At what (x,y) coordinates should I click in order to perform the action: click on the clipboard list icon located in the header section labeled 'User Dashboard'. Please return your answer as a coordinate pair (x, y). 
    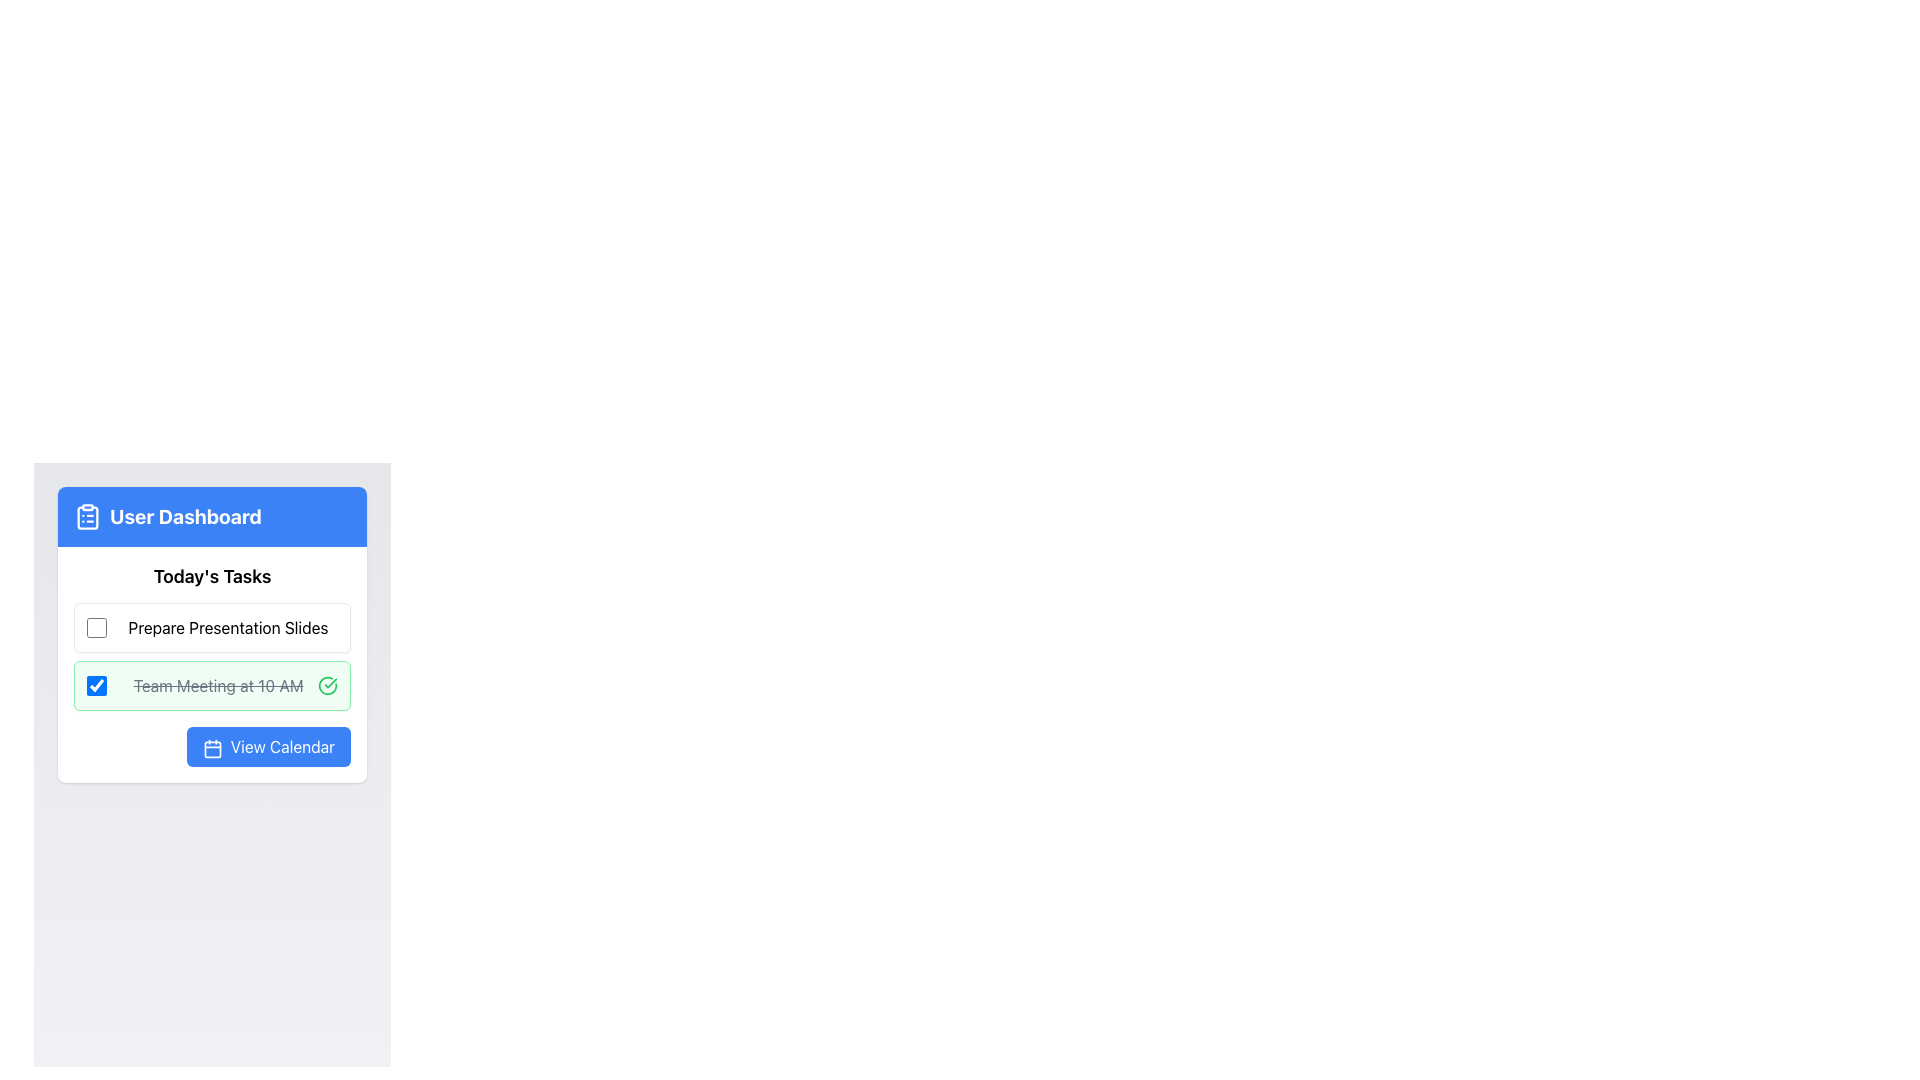
    Looking at the image, I should click on (86, 515).